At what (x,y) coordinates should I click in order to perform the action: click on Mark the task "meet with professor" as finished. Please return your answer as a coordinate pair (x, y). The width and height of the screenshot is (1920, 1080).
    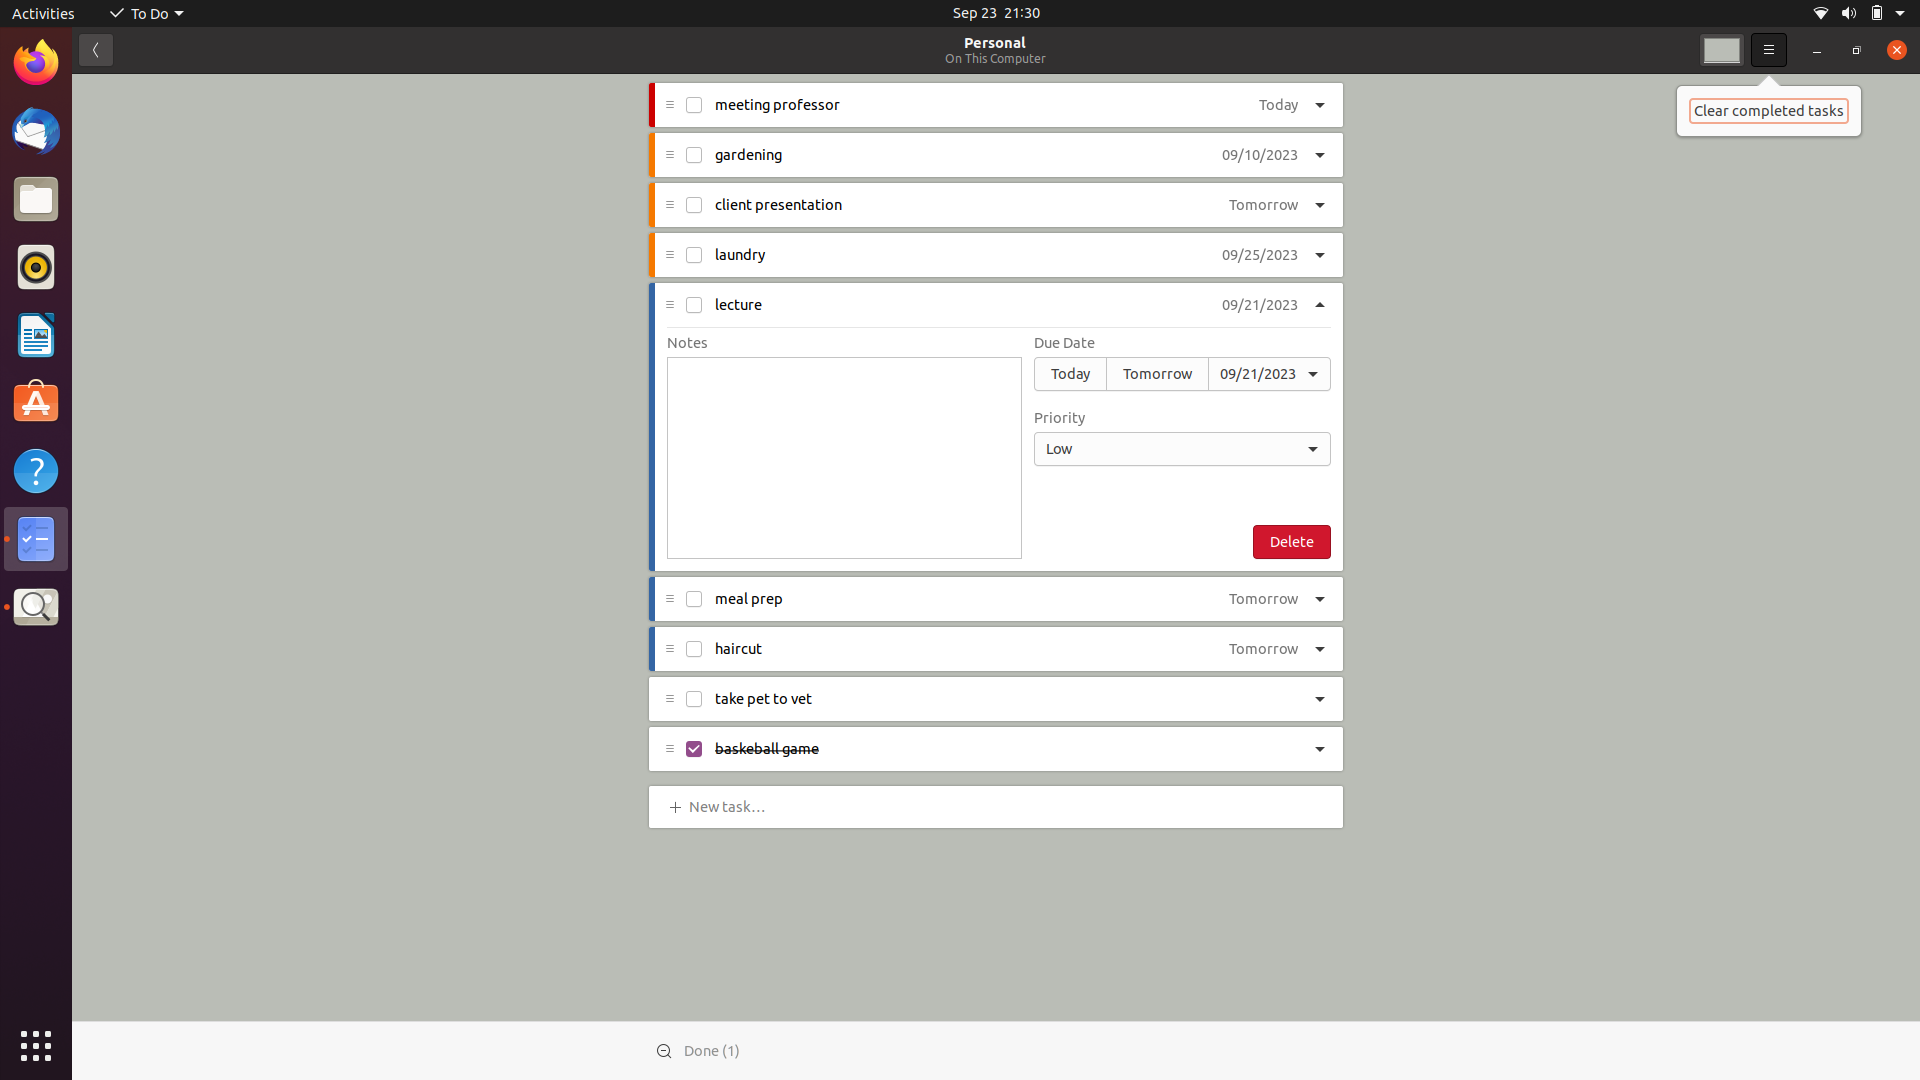
    Looking at the image, I should click on (695, 107).